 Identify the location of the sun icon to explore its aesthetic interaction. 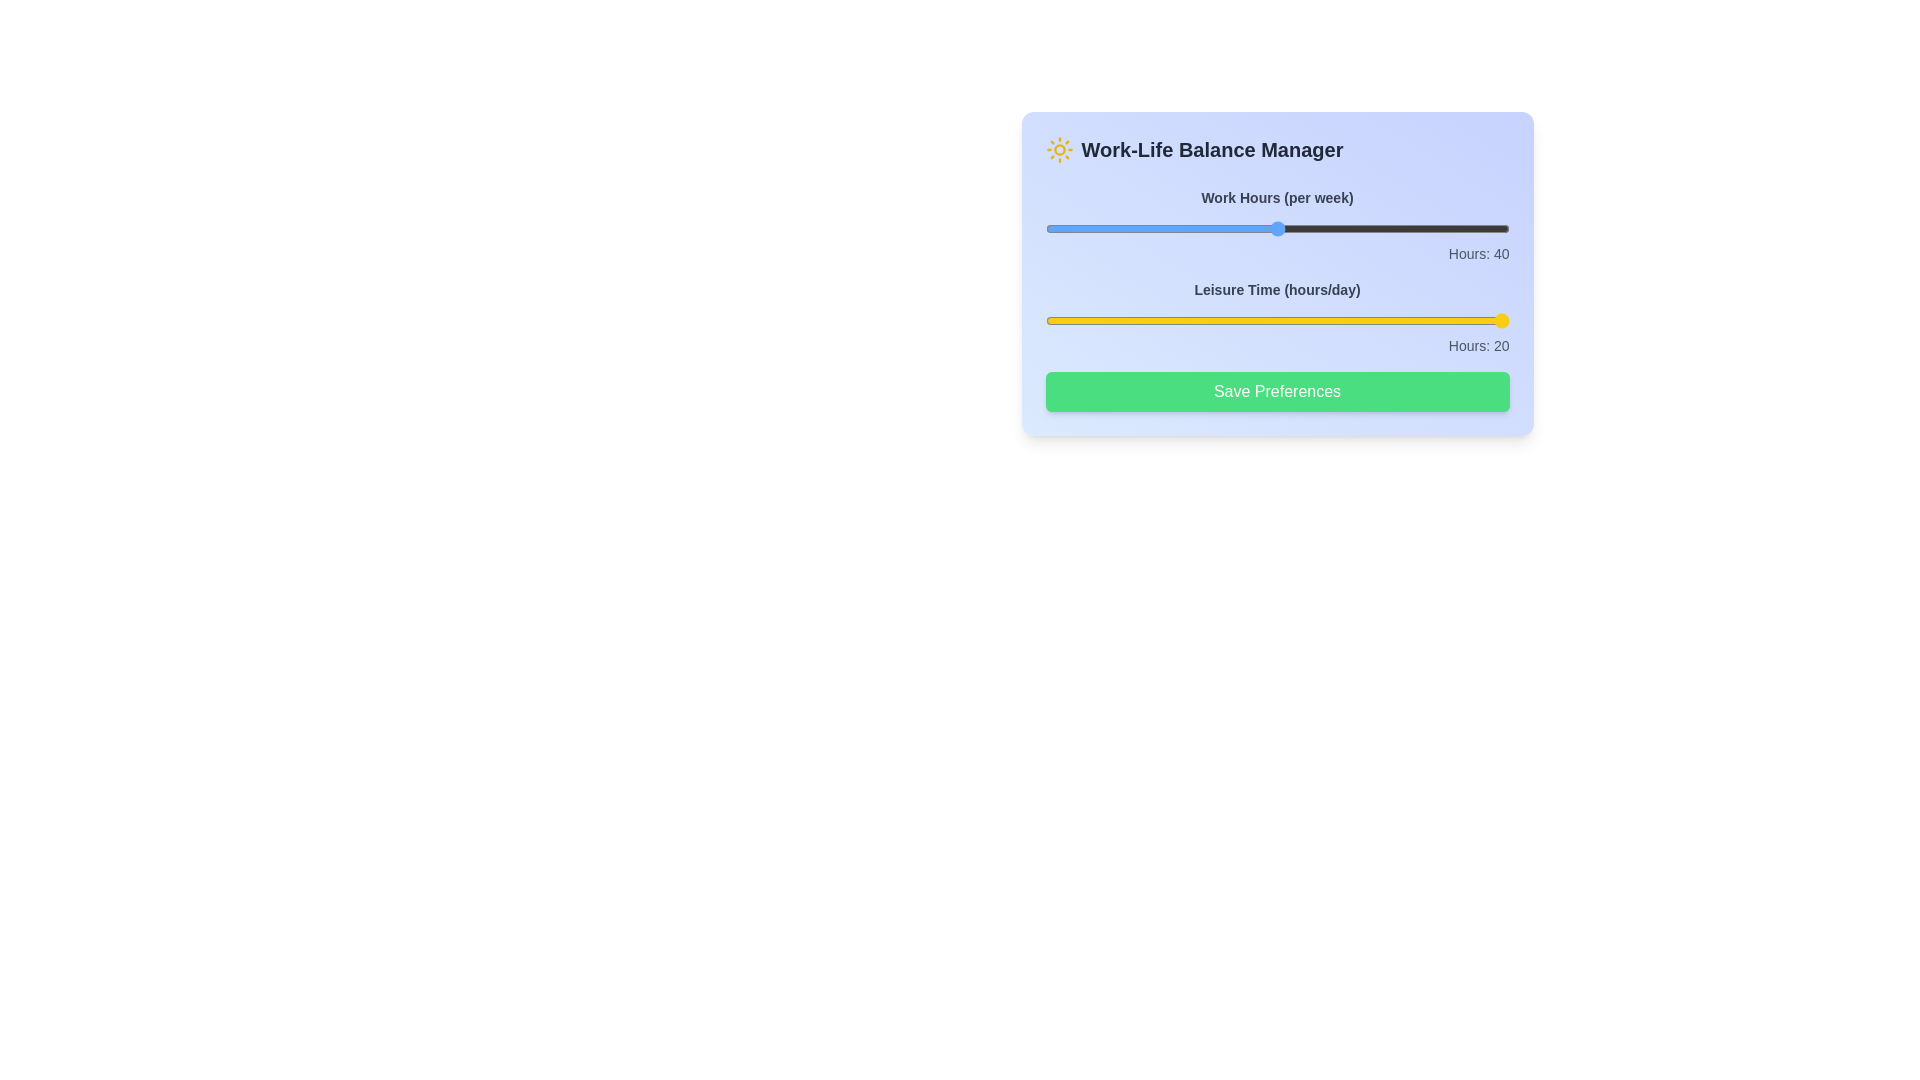
(1058, 149).